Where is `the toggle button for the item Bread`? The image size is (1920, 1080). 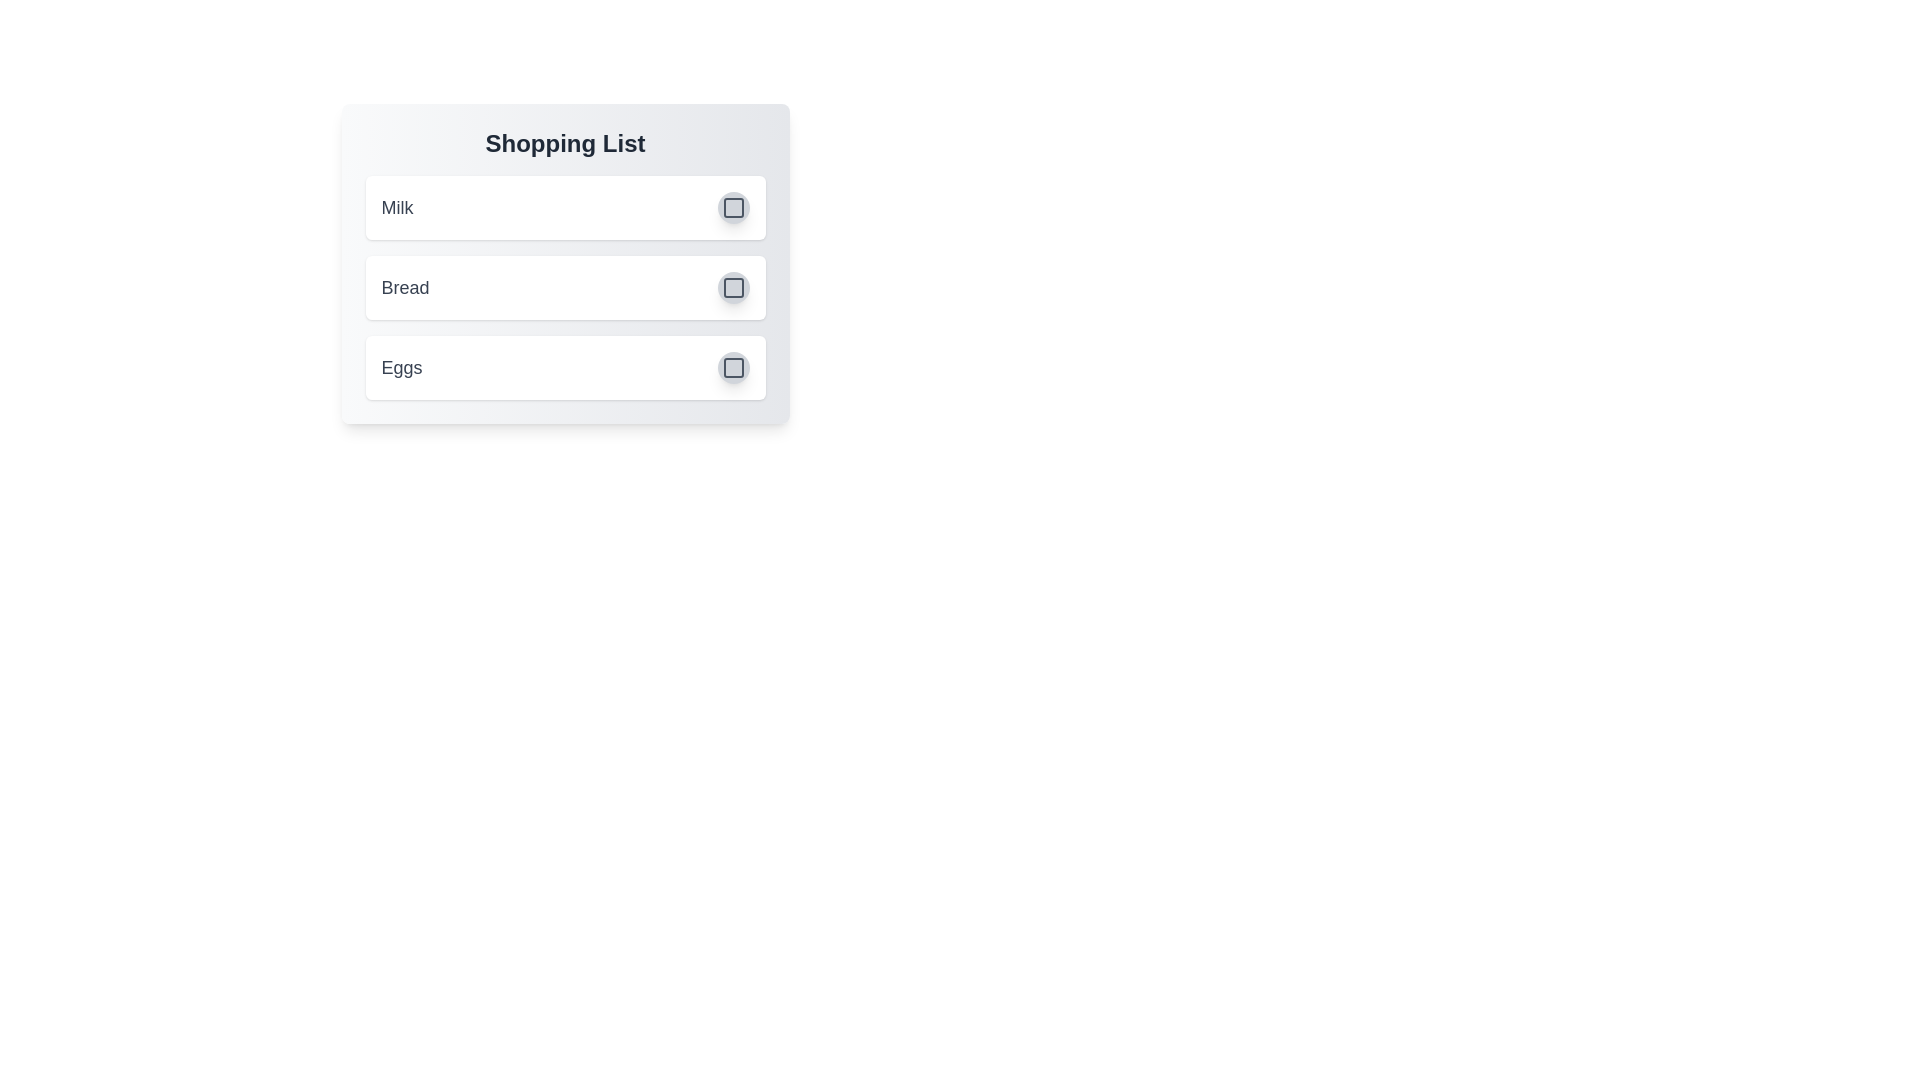 the toggle button for the item Bread is located at coordinates (732, 288).